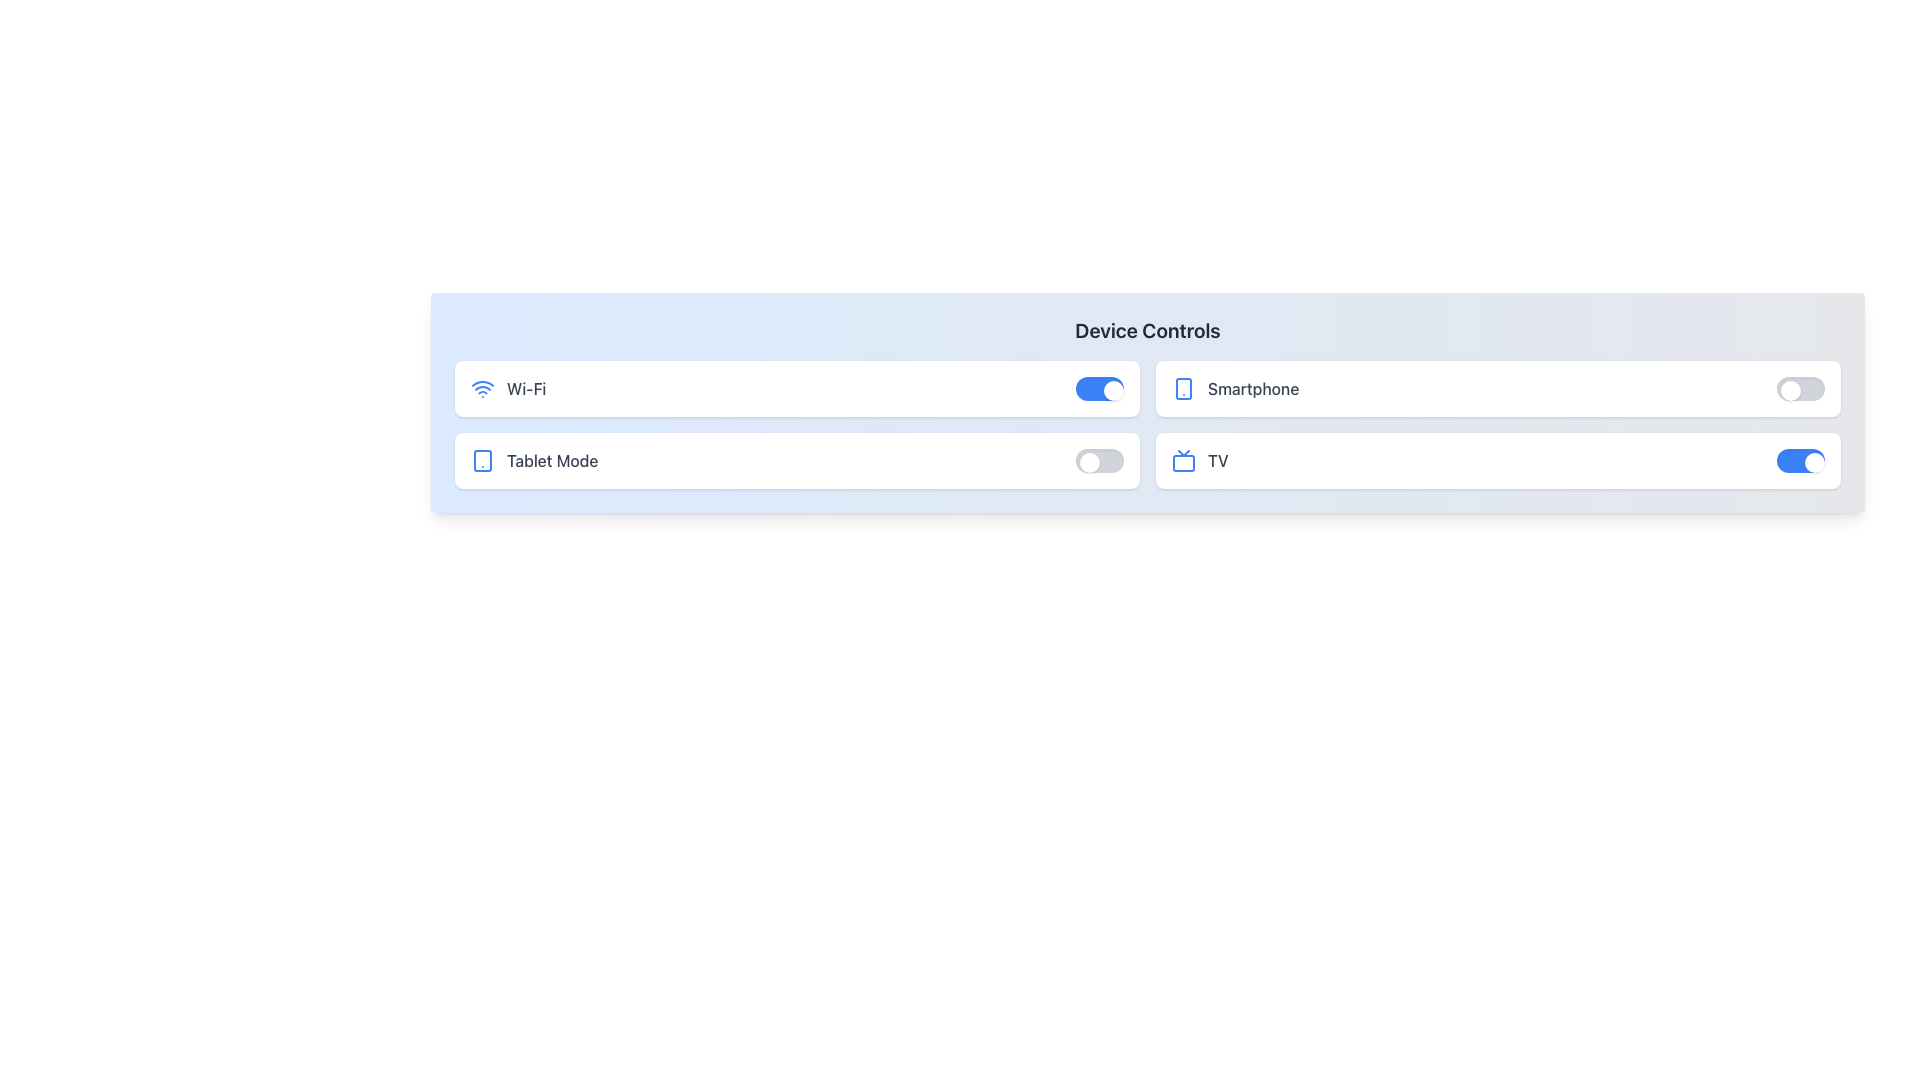 The height and width of the screenshot is (1080, 1920). Describe the element at coordinates (526, 389) in the screenshot. I see `the 'Wi-Fi' text label, which is displayed in medium-sized gray font and is located near the top left corner of the interface, to the right of the Wi-Fi icon` at that location.